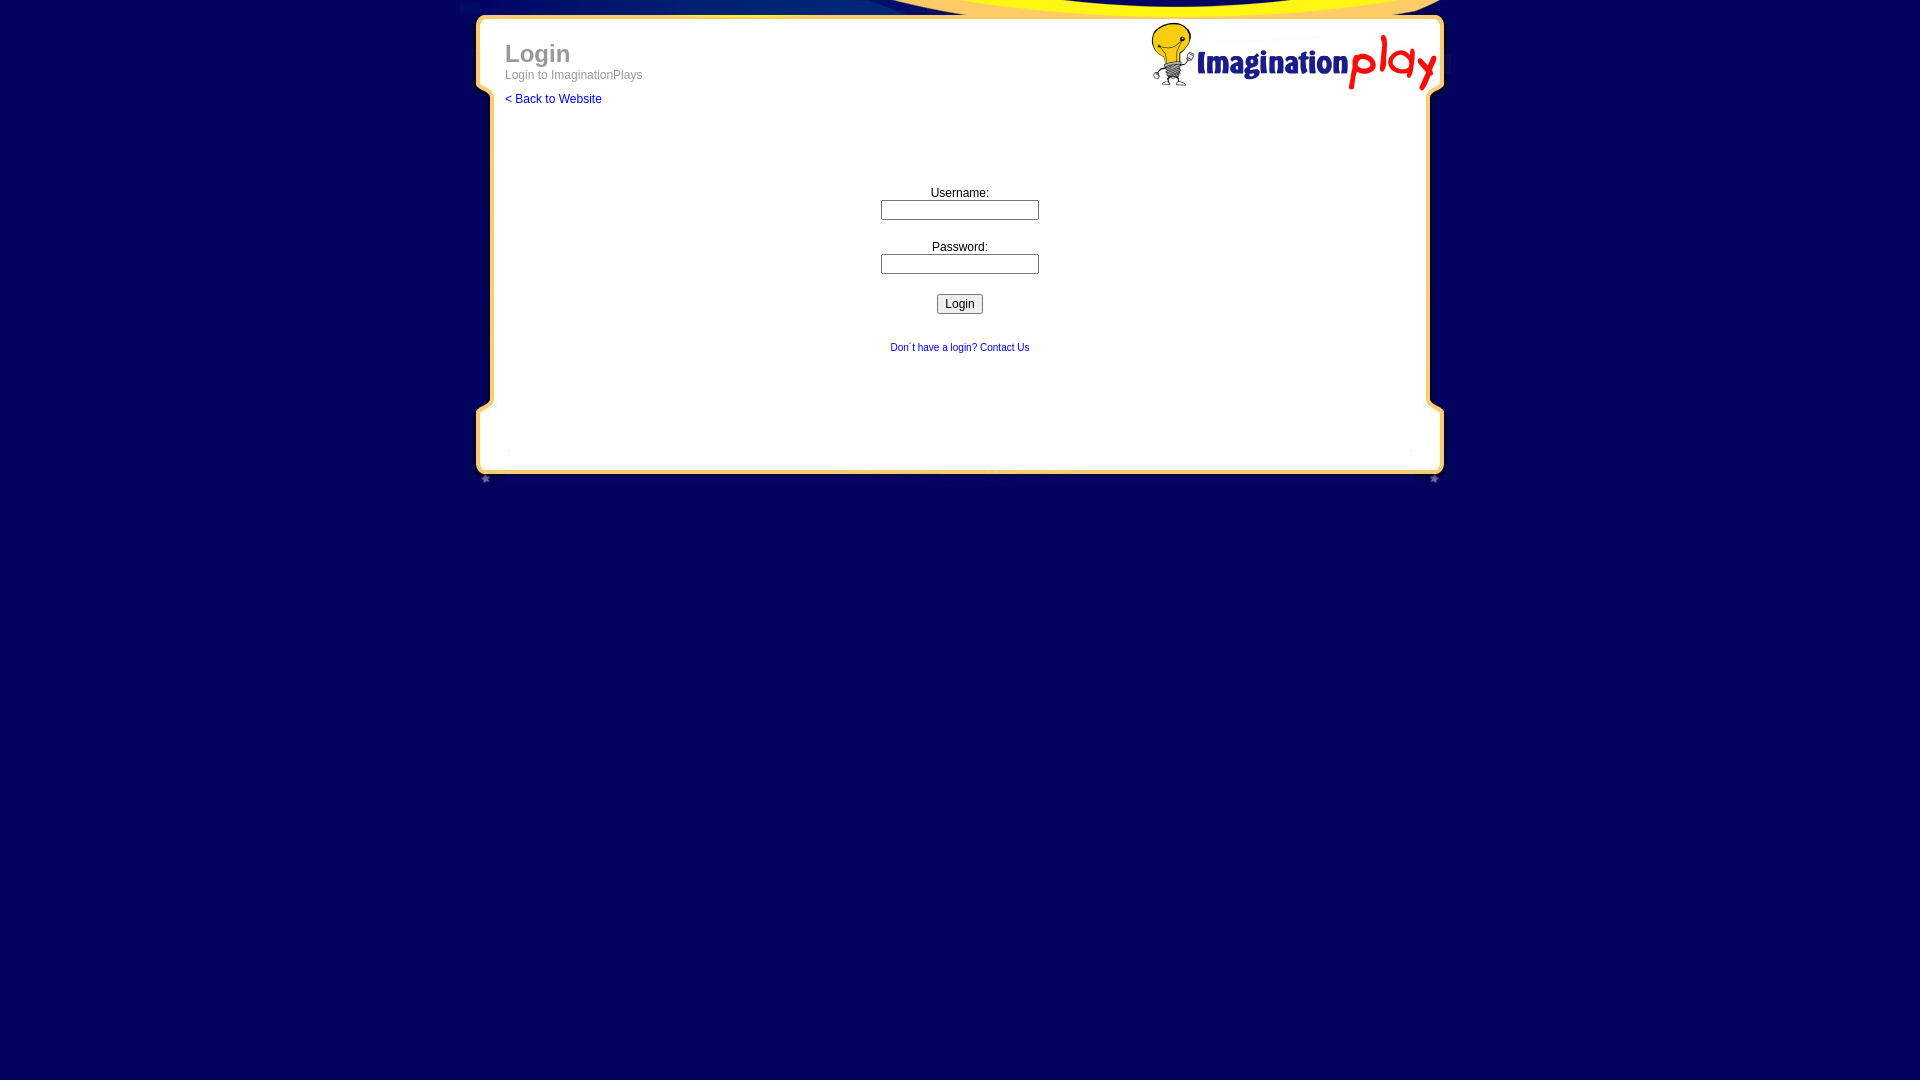  What do you see at coordinates (958, 304) in the screenshot?
I see `'Login'` at bounding box center [958, 304].